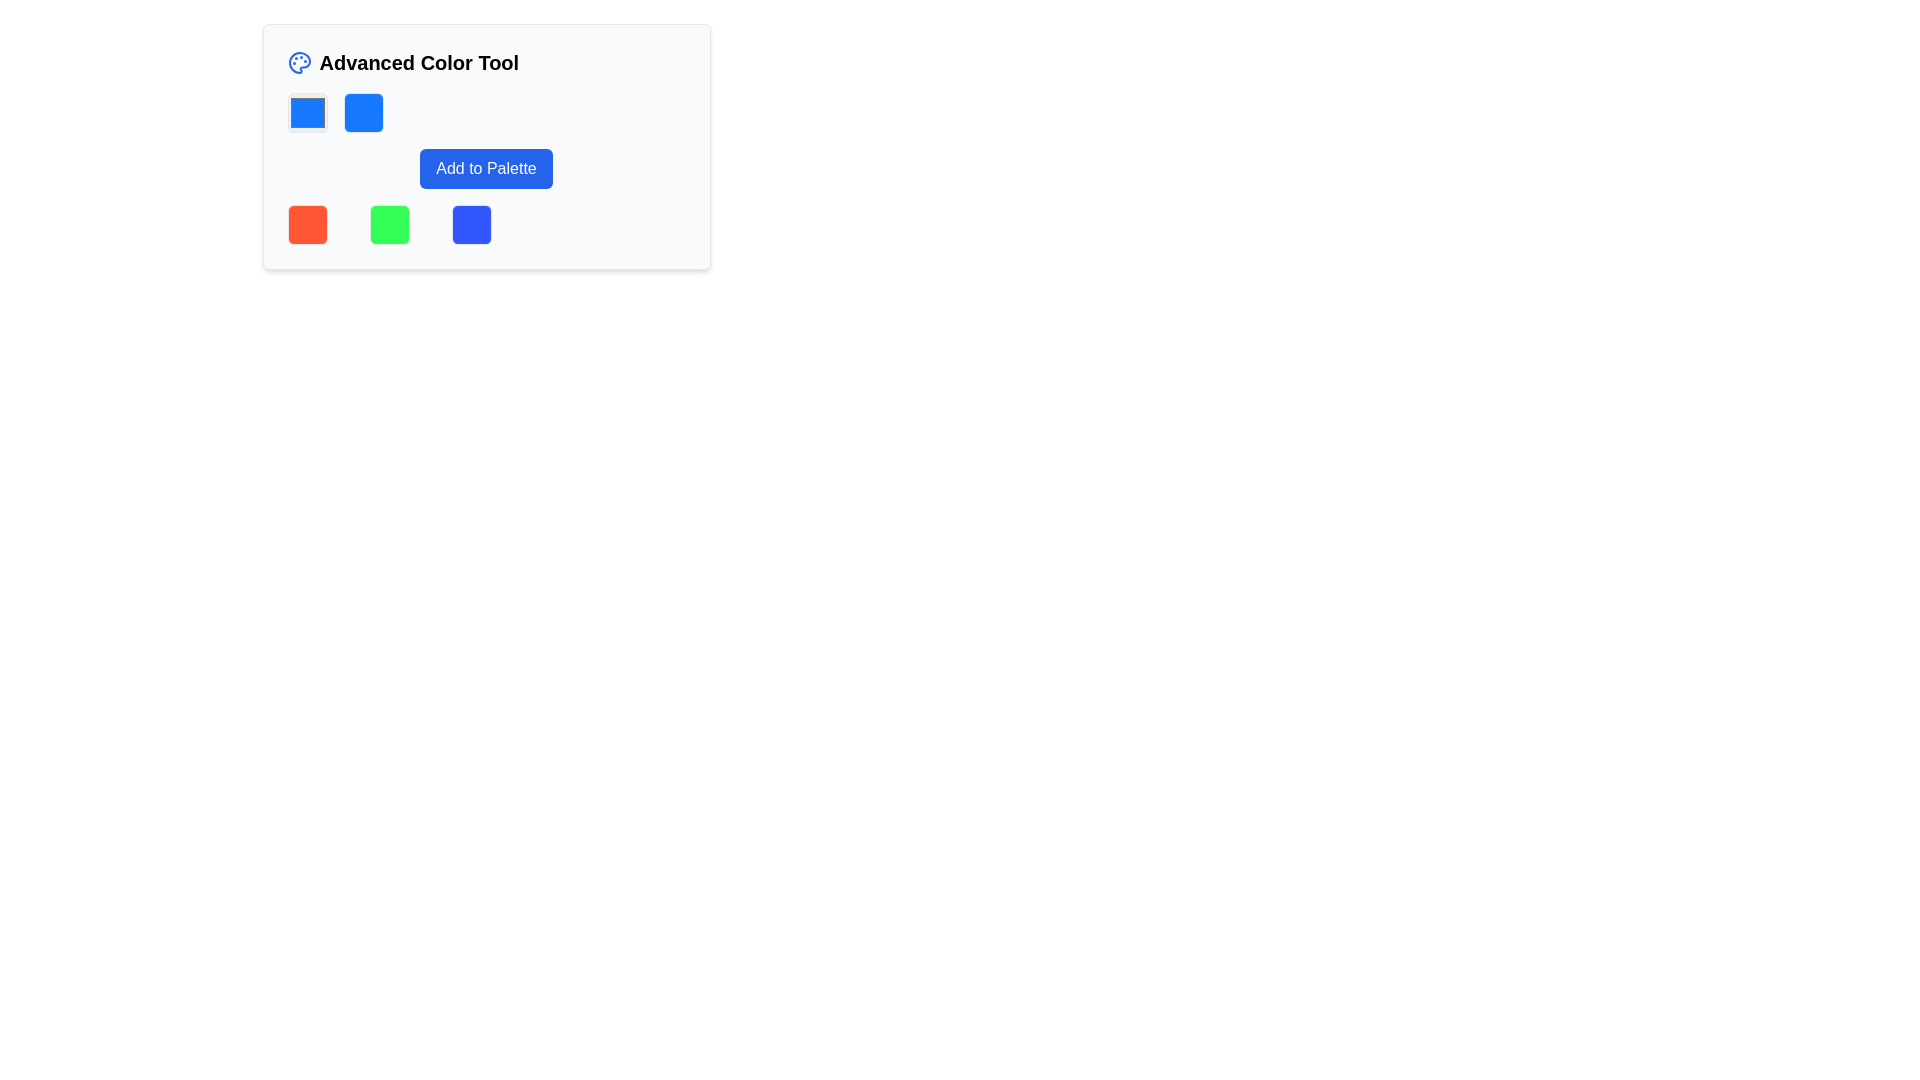 The height and width of the screenshot is (1080, 1920). Describe the element at coordinates (298, 61) in the screenshot. I see `the decorative icon for the 'Advanced Color Tool' section, which is positioned at the top-left corner before the text 'Advanced Color Tool'` at that location.